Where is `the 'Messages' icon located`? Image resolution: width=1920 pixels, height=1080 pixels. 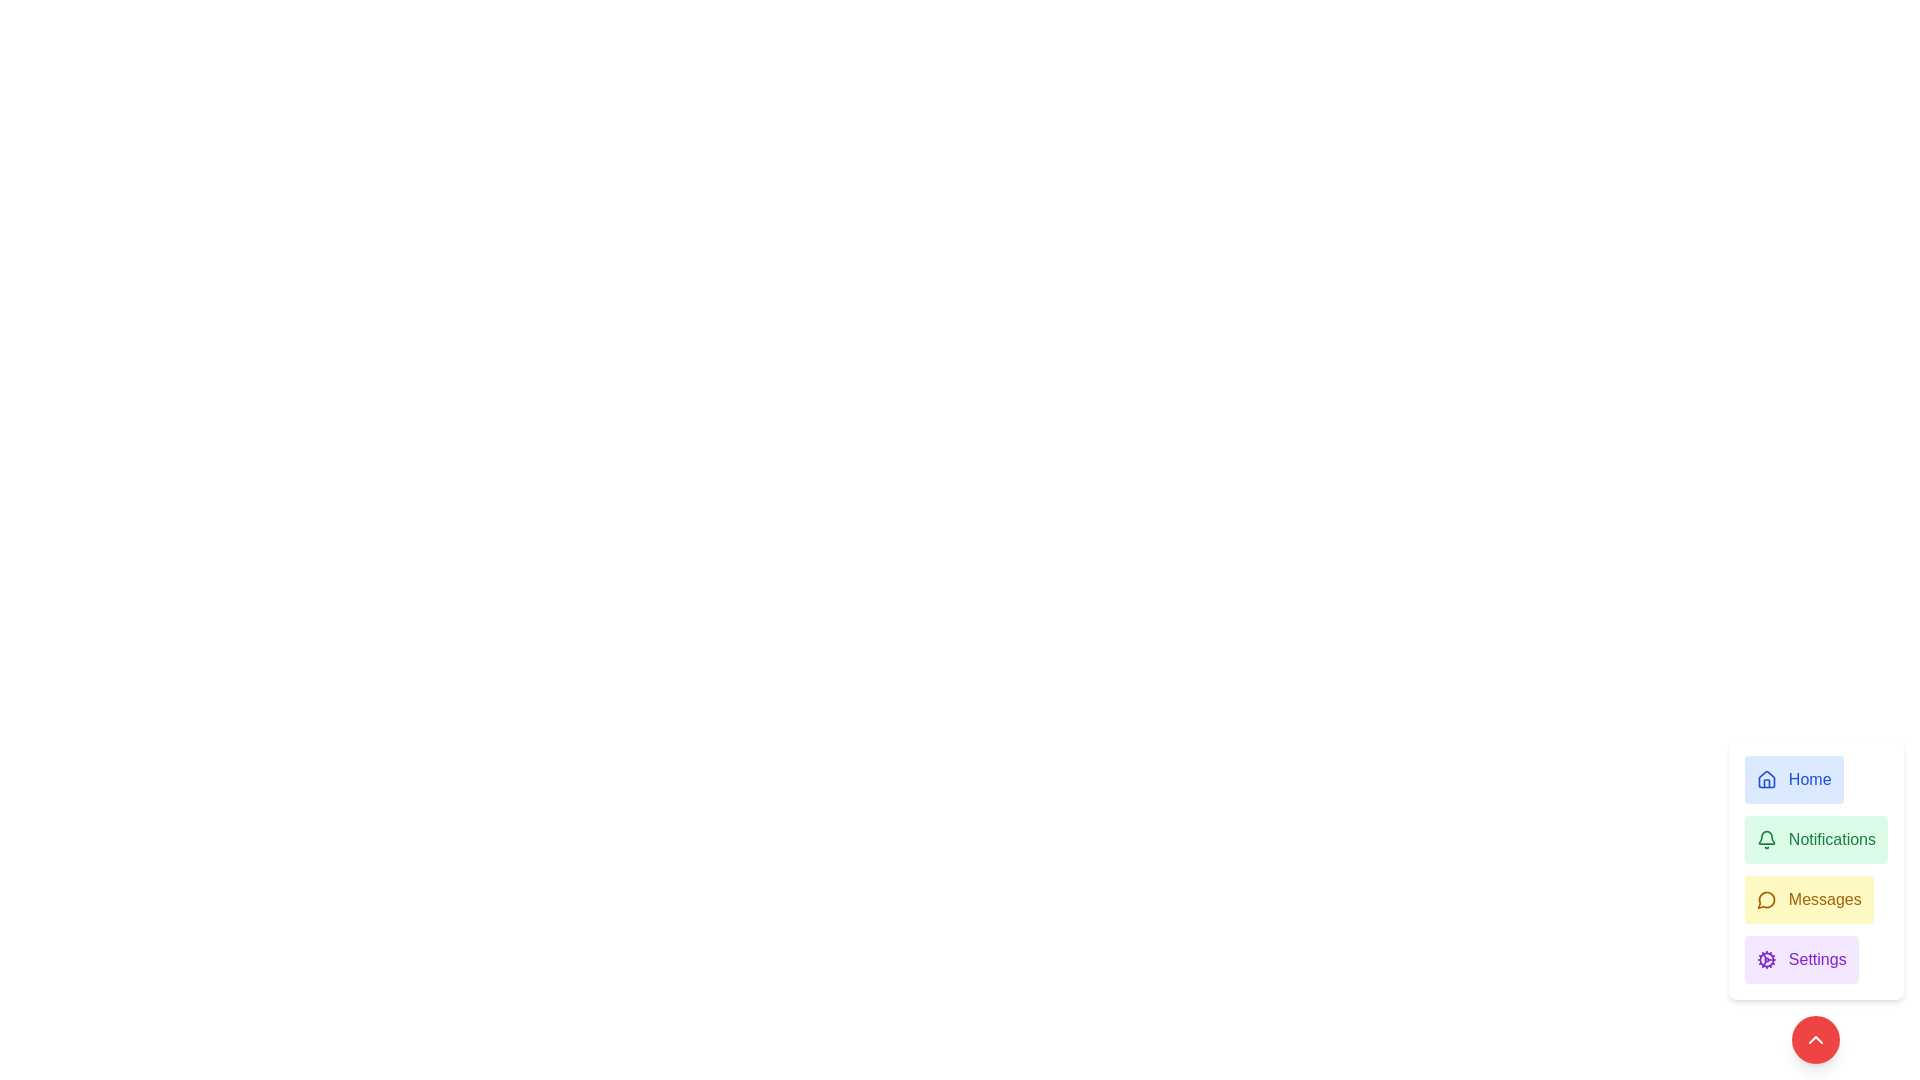 the 'Messages' icon located is located at coordinates (1766, 898).